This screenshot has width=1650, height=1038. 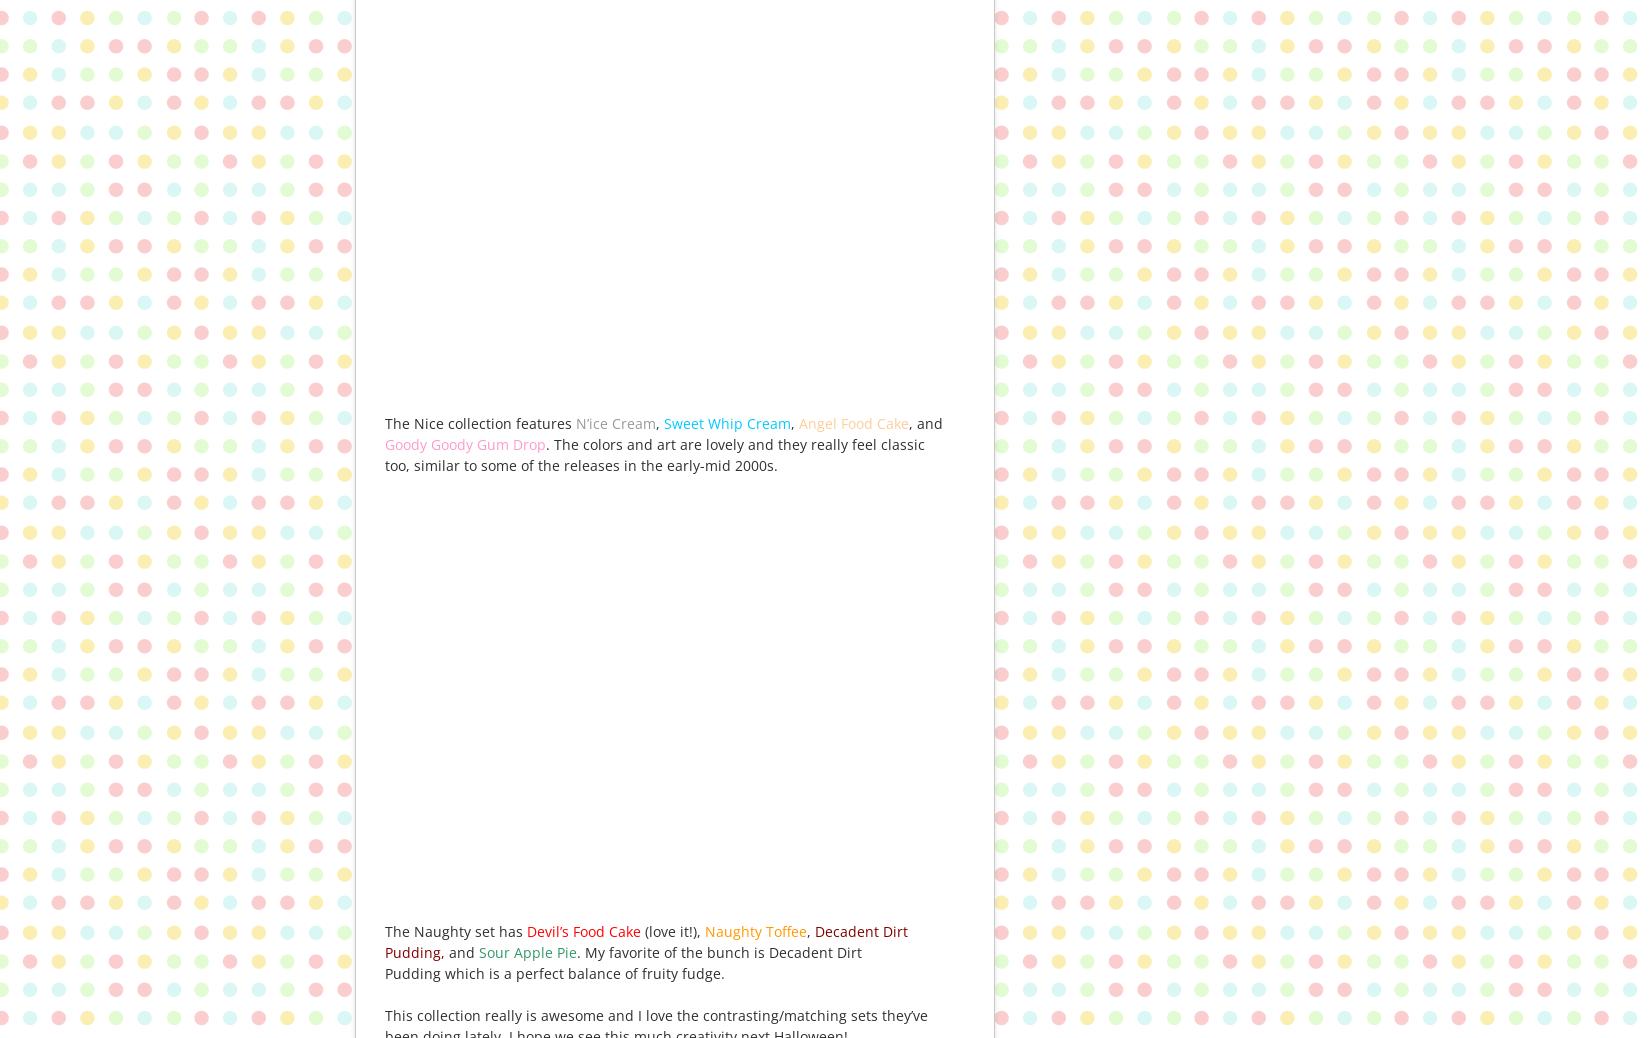 What do you see at coordinates (455, 931) in the screenshot?
I see `'The Naughty set has'` at bounding box center [455, 931].